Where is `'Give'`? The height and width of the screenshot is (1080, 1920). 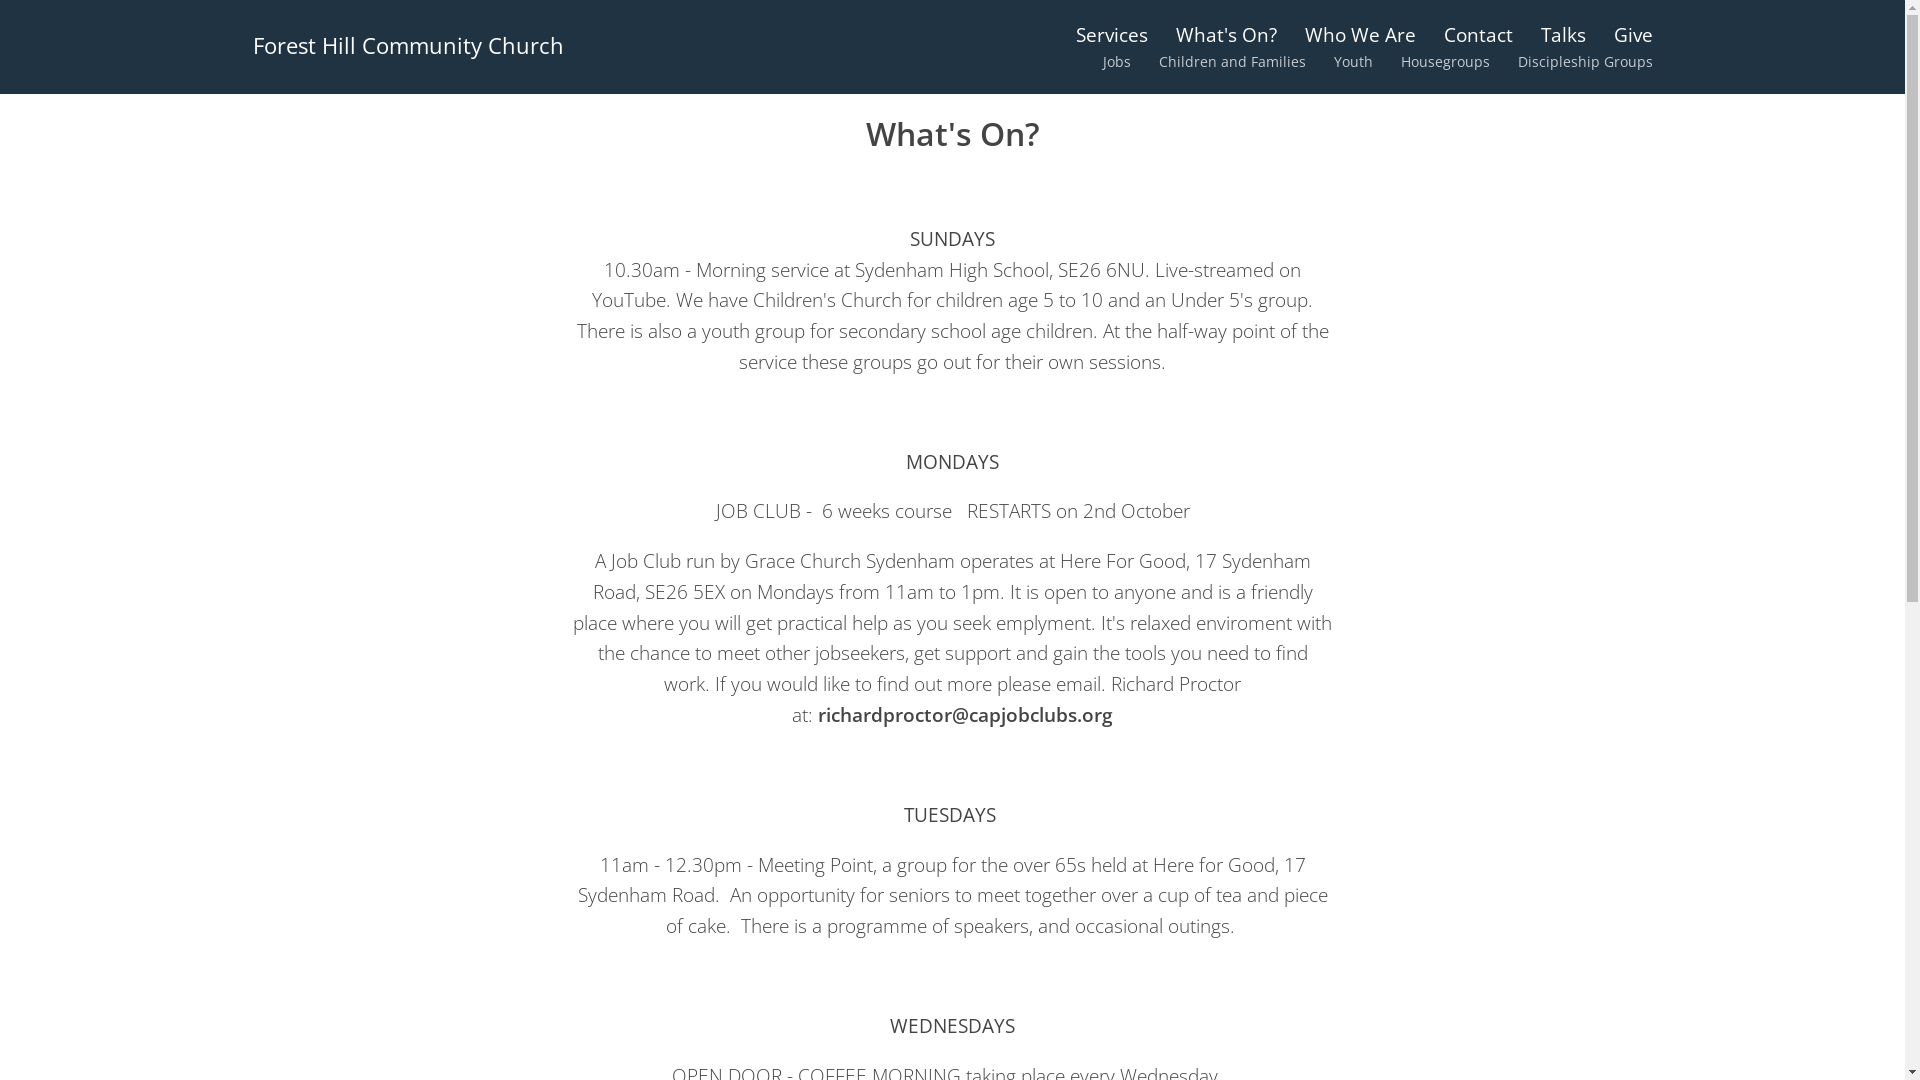
'Give' is located at coordinates (1633, 34).